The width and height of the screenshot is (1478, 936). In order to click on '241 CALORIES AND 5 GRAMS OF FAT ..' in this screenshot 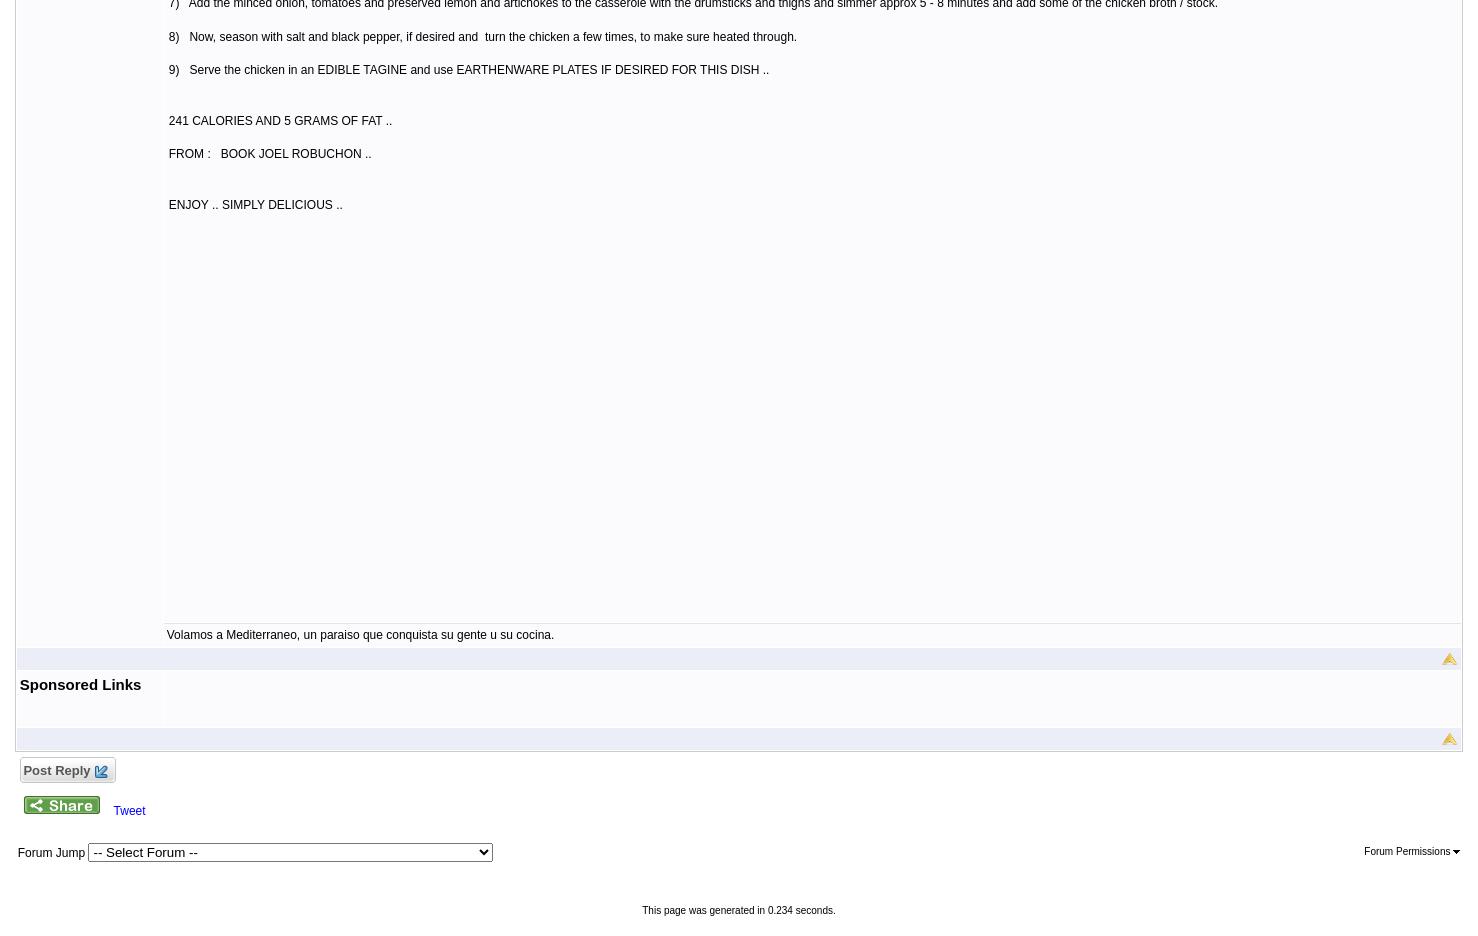, I will do `click(279, 119)`.